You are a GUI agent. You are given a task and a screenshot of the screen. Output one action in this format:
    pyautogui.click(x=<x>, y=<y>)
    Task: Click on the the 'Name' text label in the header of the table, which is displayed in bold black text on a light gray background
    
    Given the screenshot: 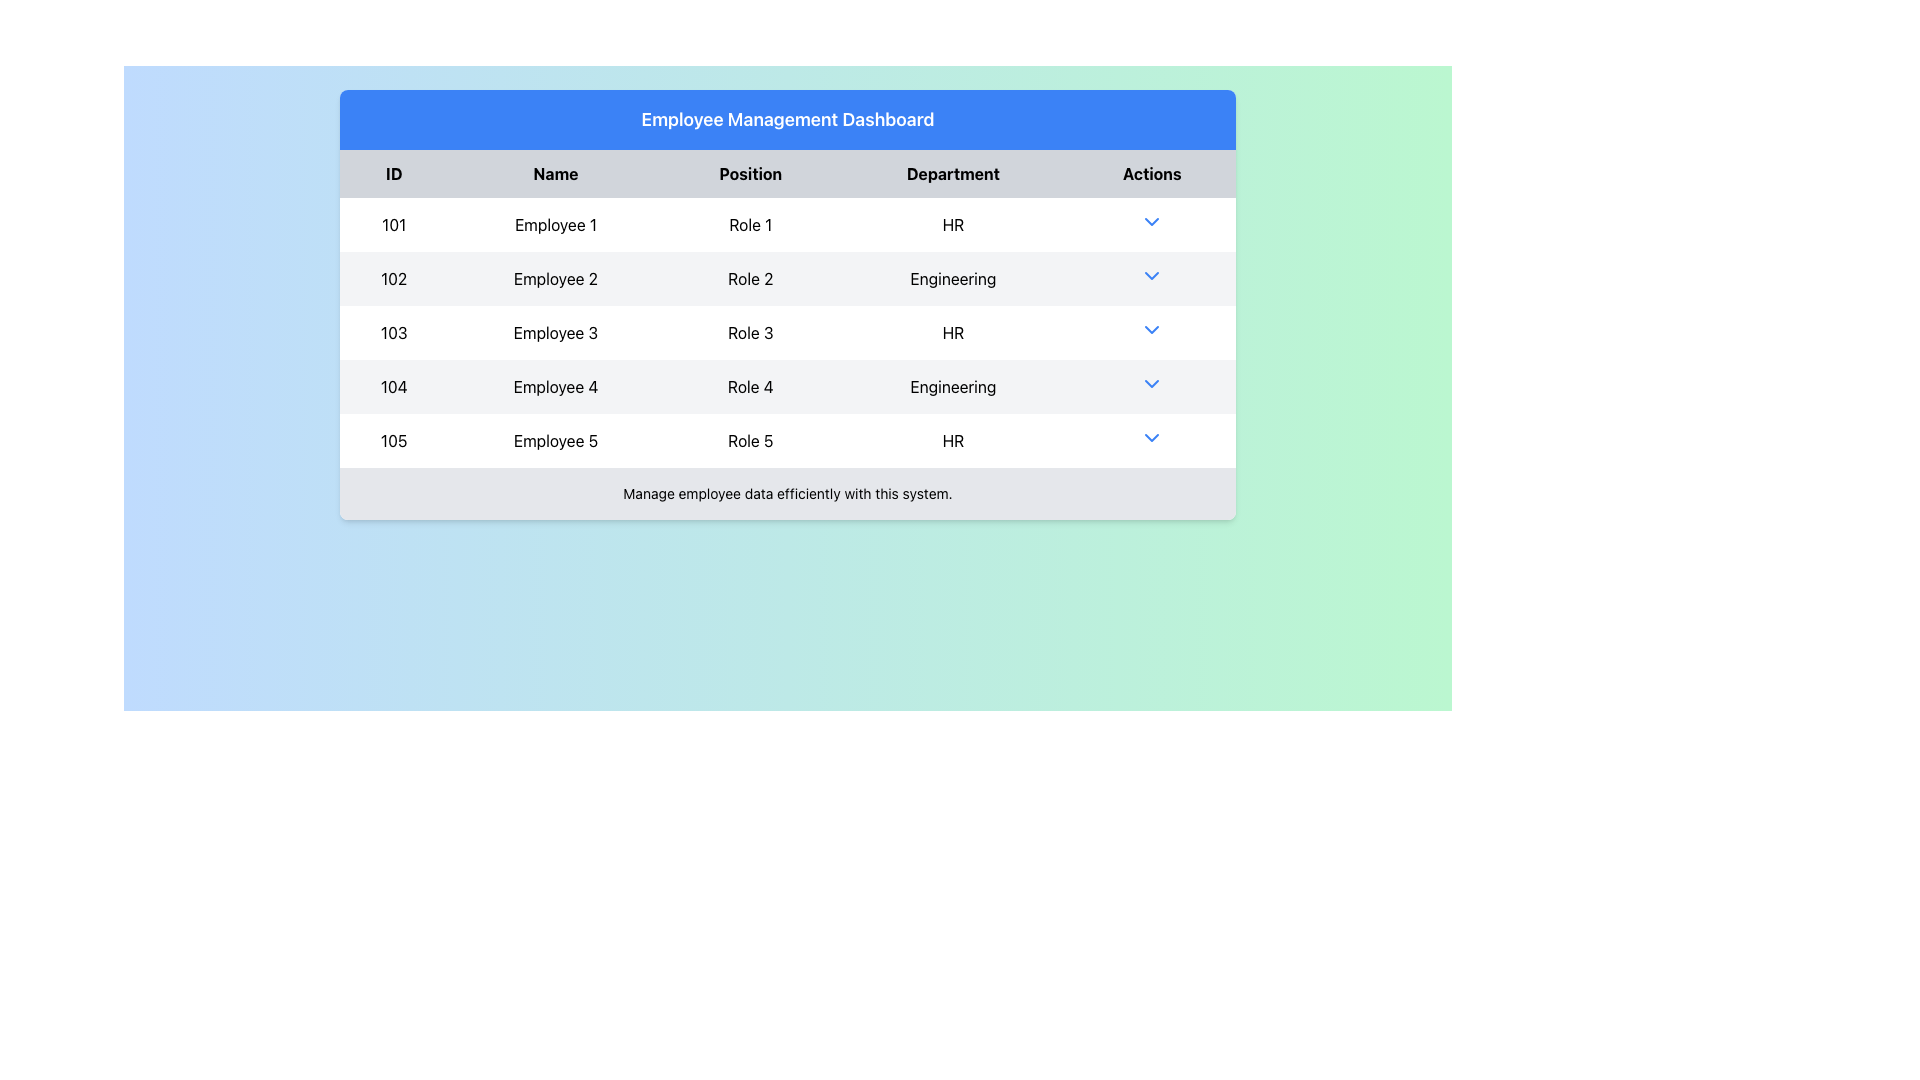 What is the action you would take?
    pyautogui.click(x=556, y=172)
    